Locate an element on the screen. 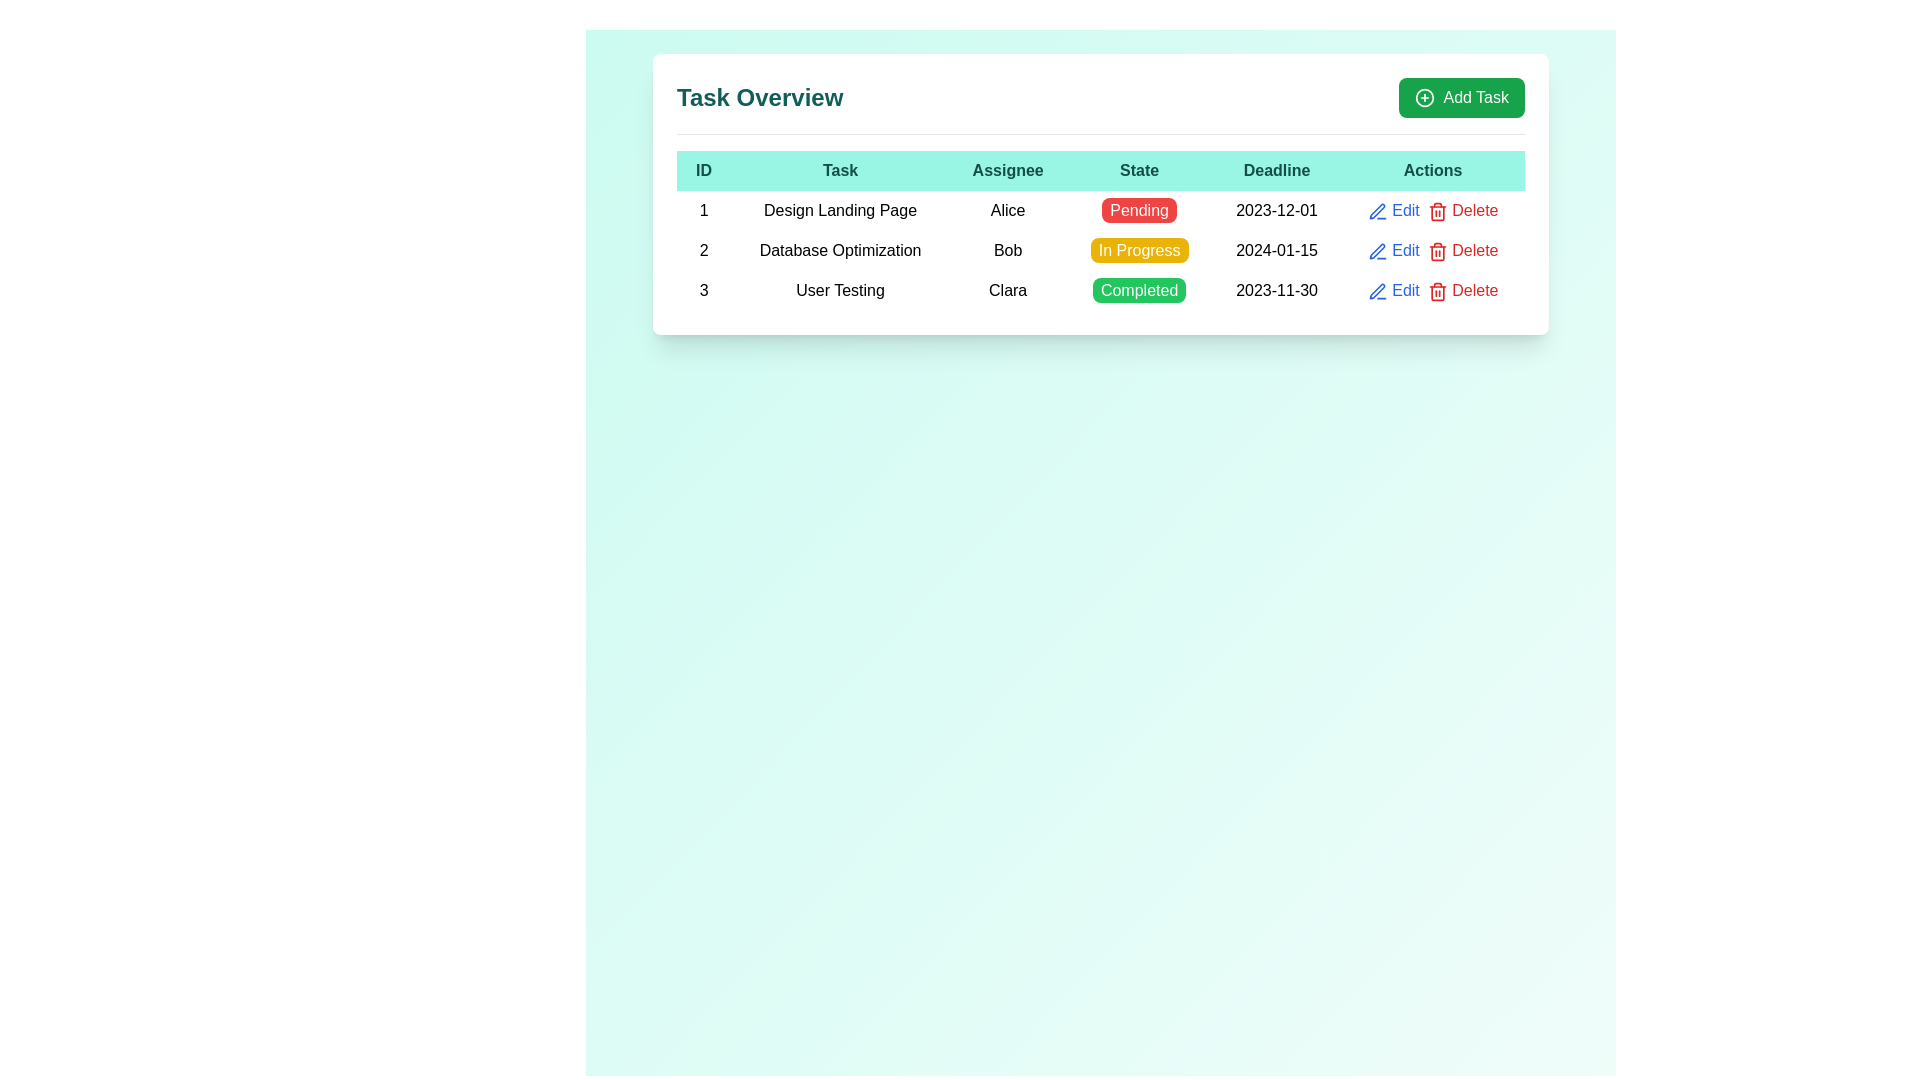 The width and height of the screenshot is (1920, 1080). the editing tool icon (pen or pencil design) located in the 'Actions' column next to the 'Edit' text link is located at coordinates (1376, 211).